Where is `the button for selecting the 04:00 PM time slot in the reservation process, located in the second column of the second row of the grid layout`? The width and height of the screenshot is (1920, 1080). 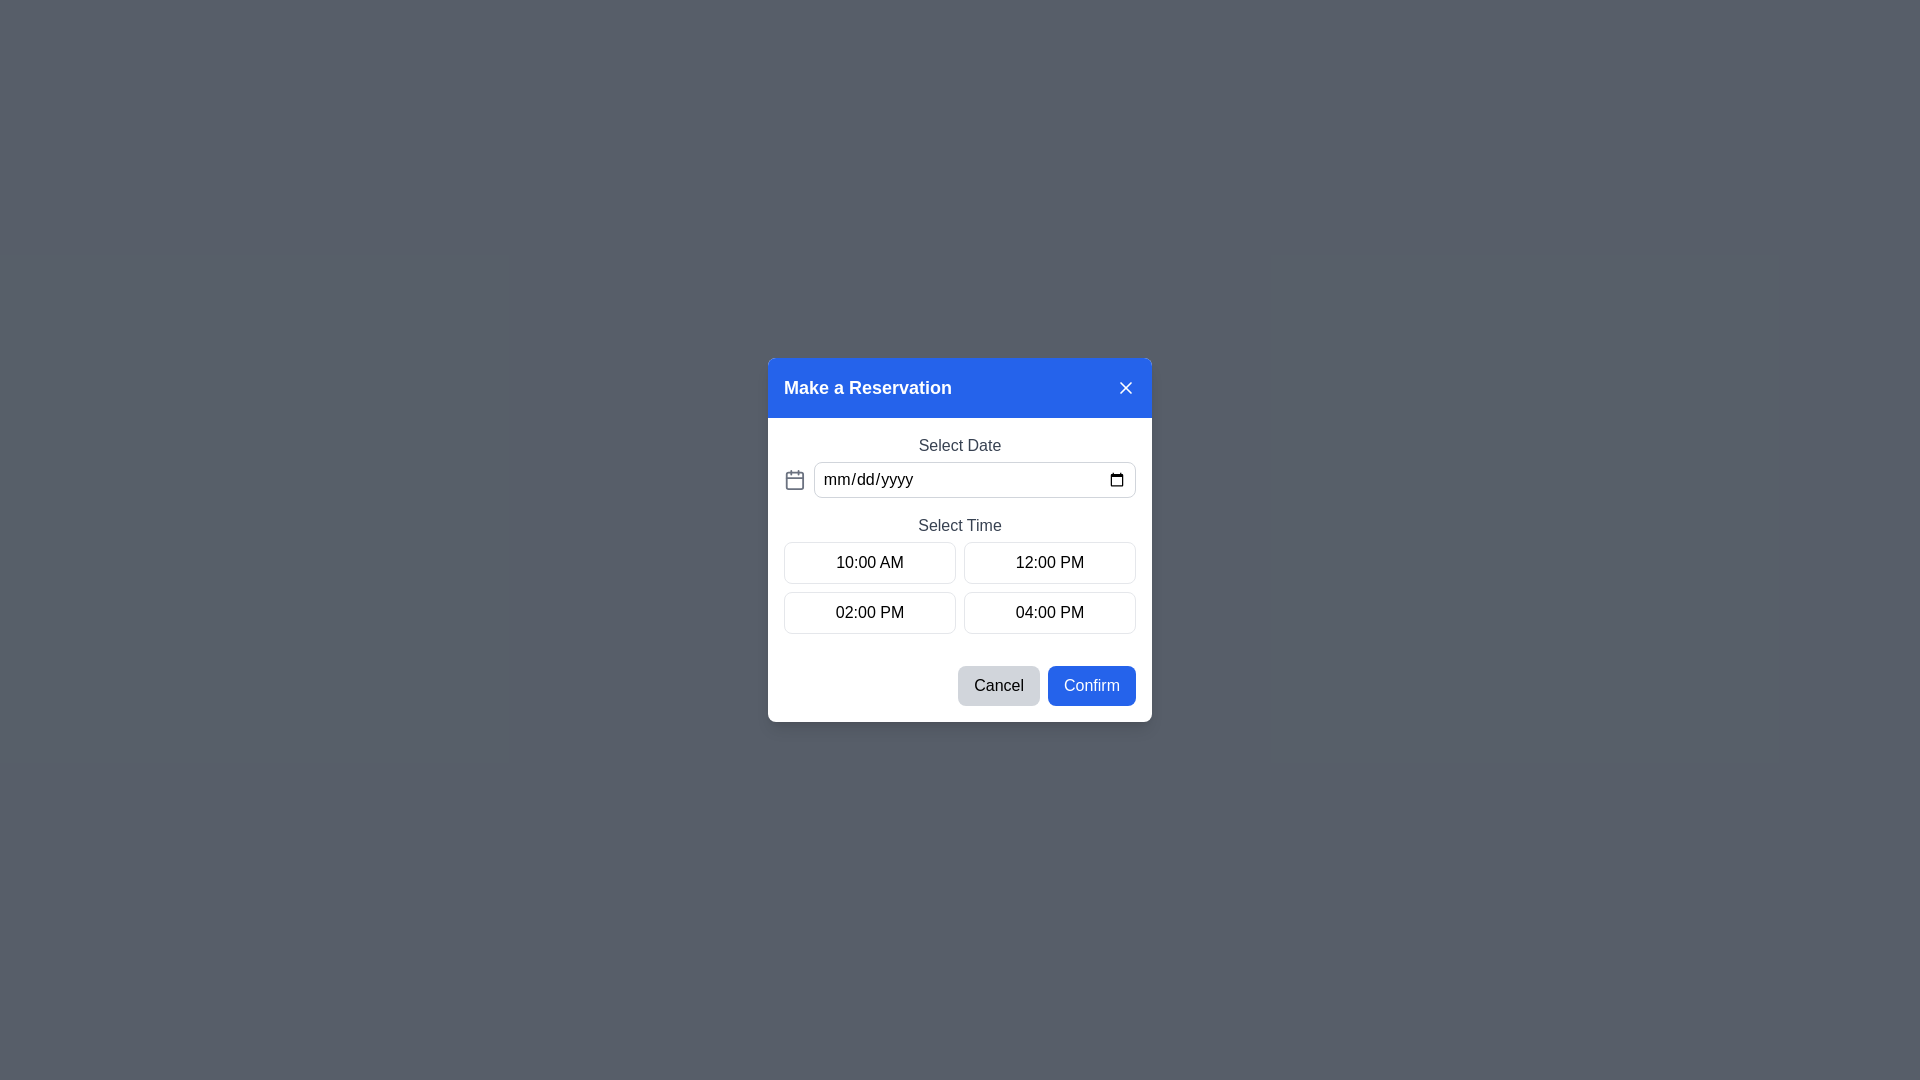
the button for selecting the 04:00 PM time slot in the reservation process, located in the second column of the second row of the grid layout is located at coordinates (1049, 612).